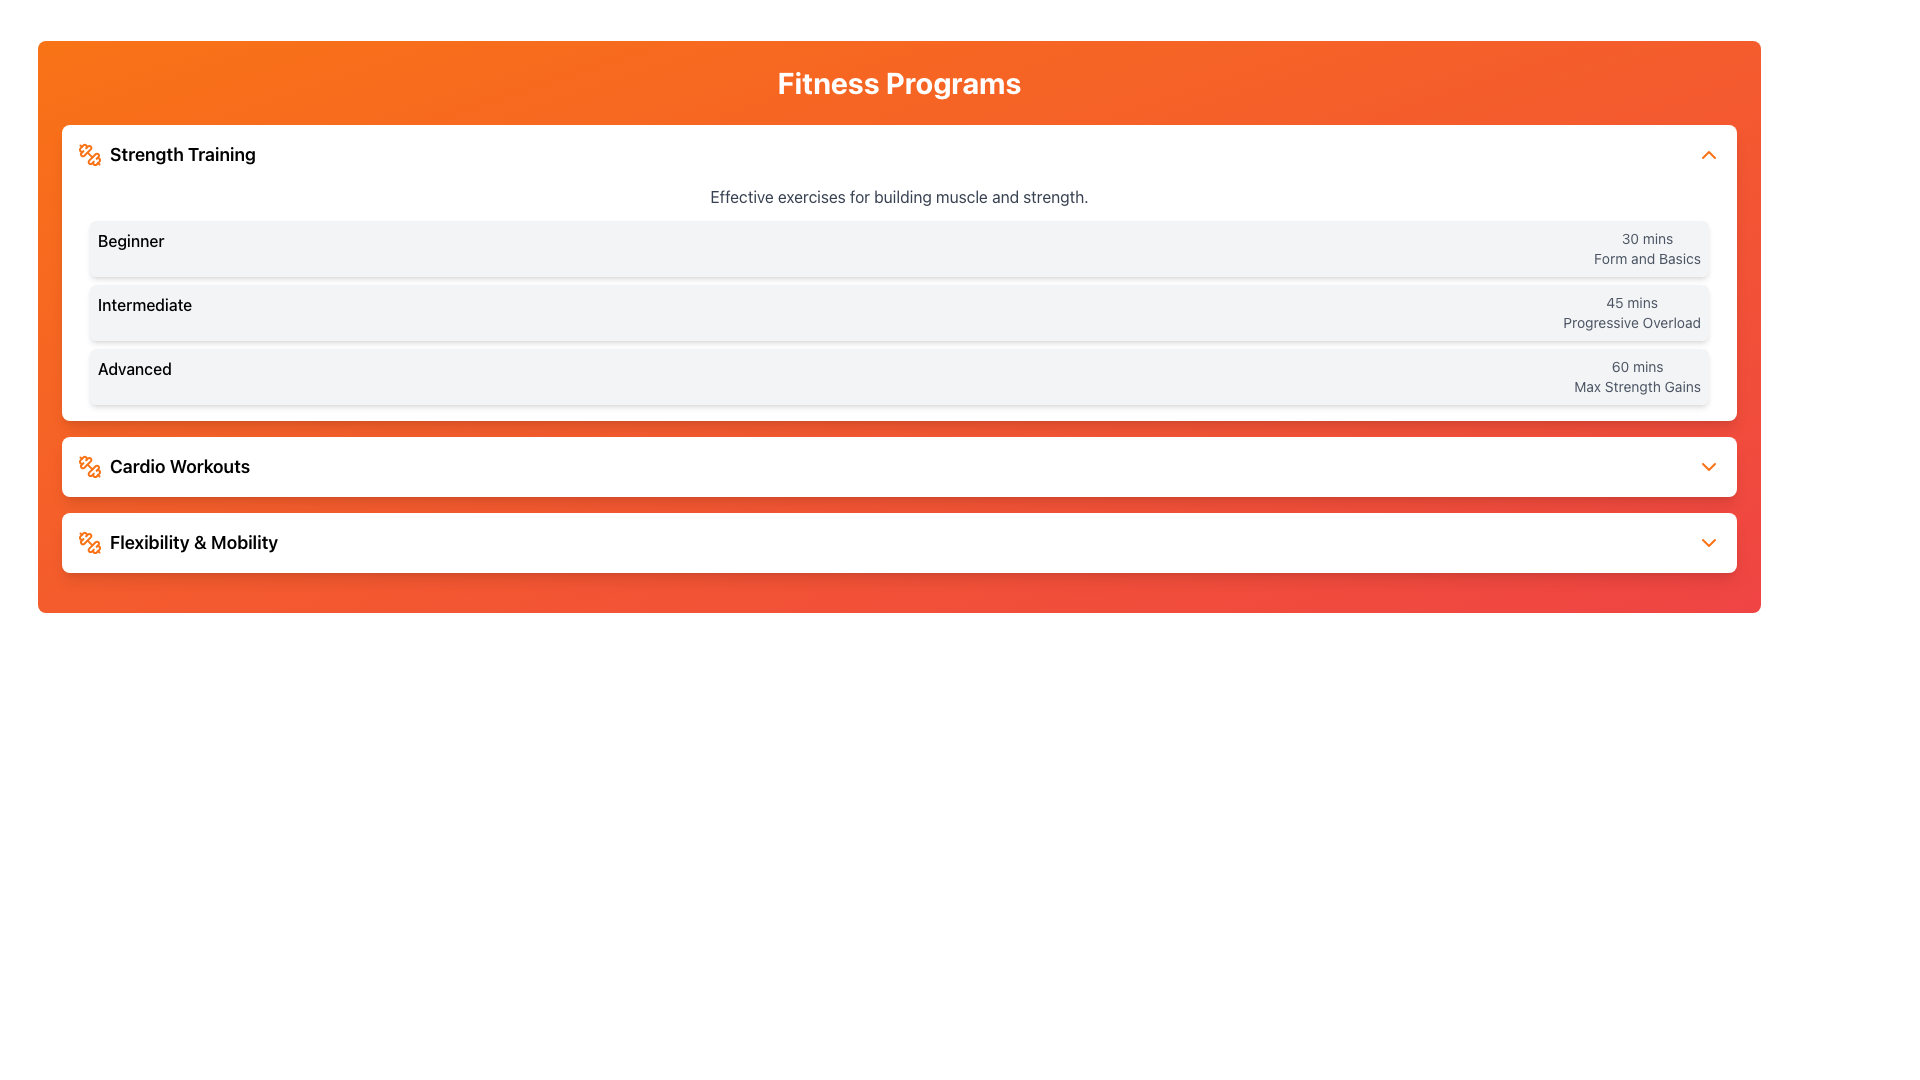  Describe the element at coordinates (180, 466) in the screenshot. I see `the 'Cardio Workouts' text element, which is displayed in bold black font and is part of the 'Fitness Programs' section` at that location.